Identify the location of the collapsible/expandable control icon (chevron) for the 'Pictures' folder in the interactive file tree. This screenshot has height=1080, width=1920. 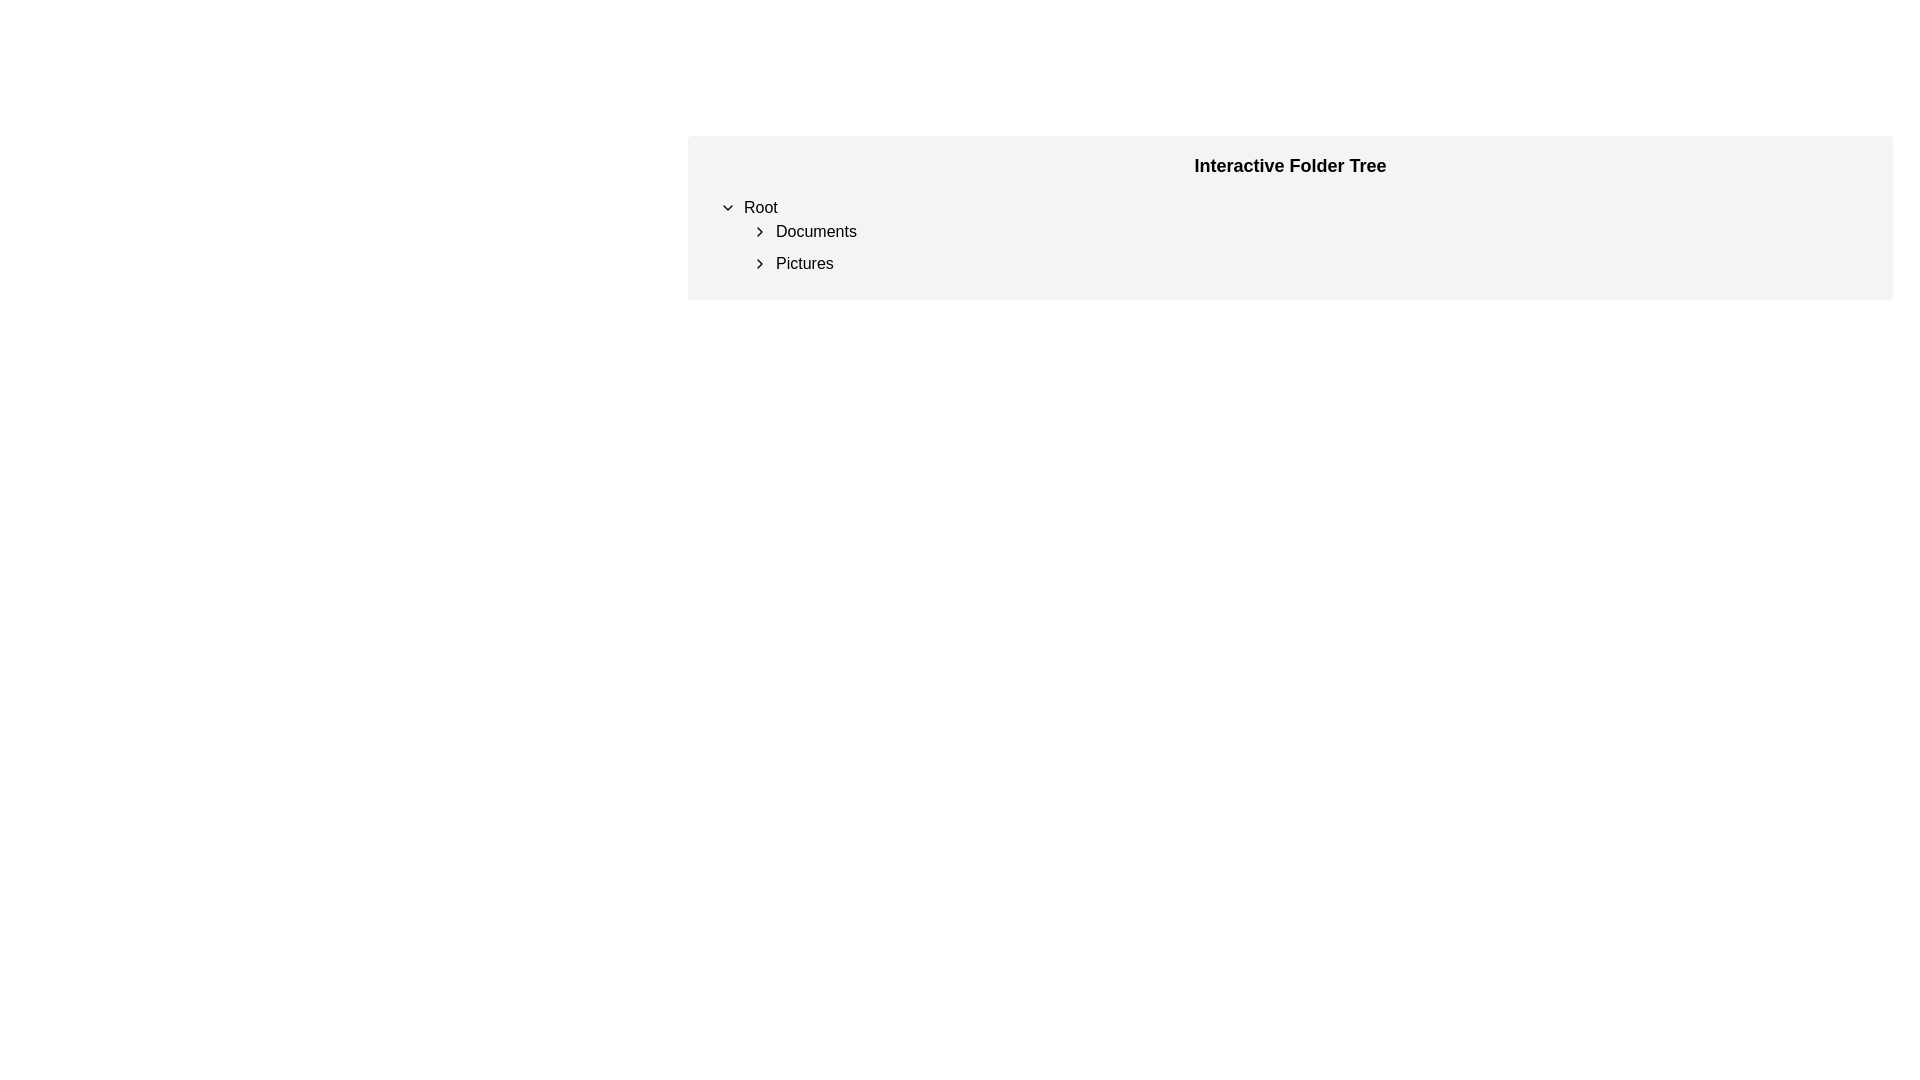
(758, 262).